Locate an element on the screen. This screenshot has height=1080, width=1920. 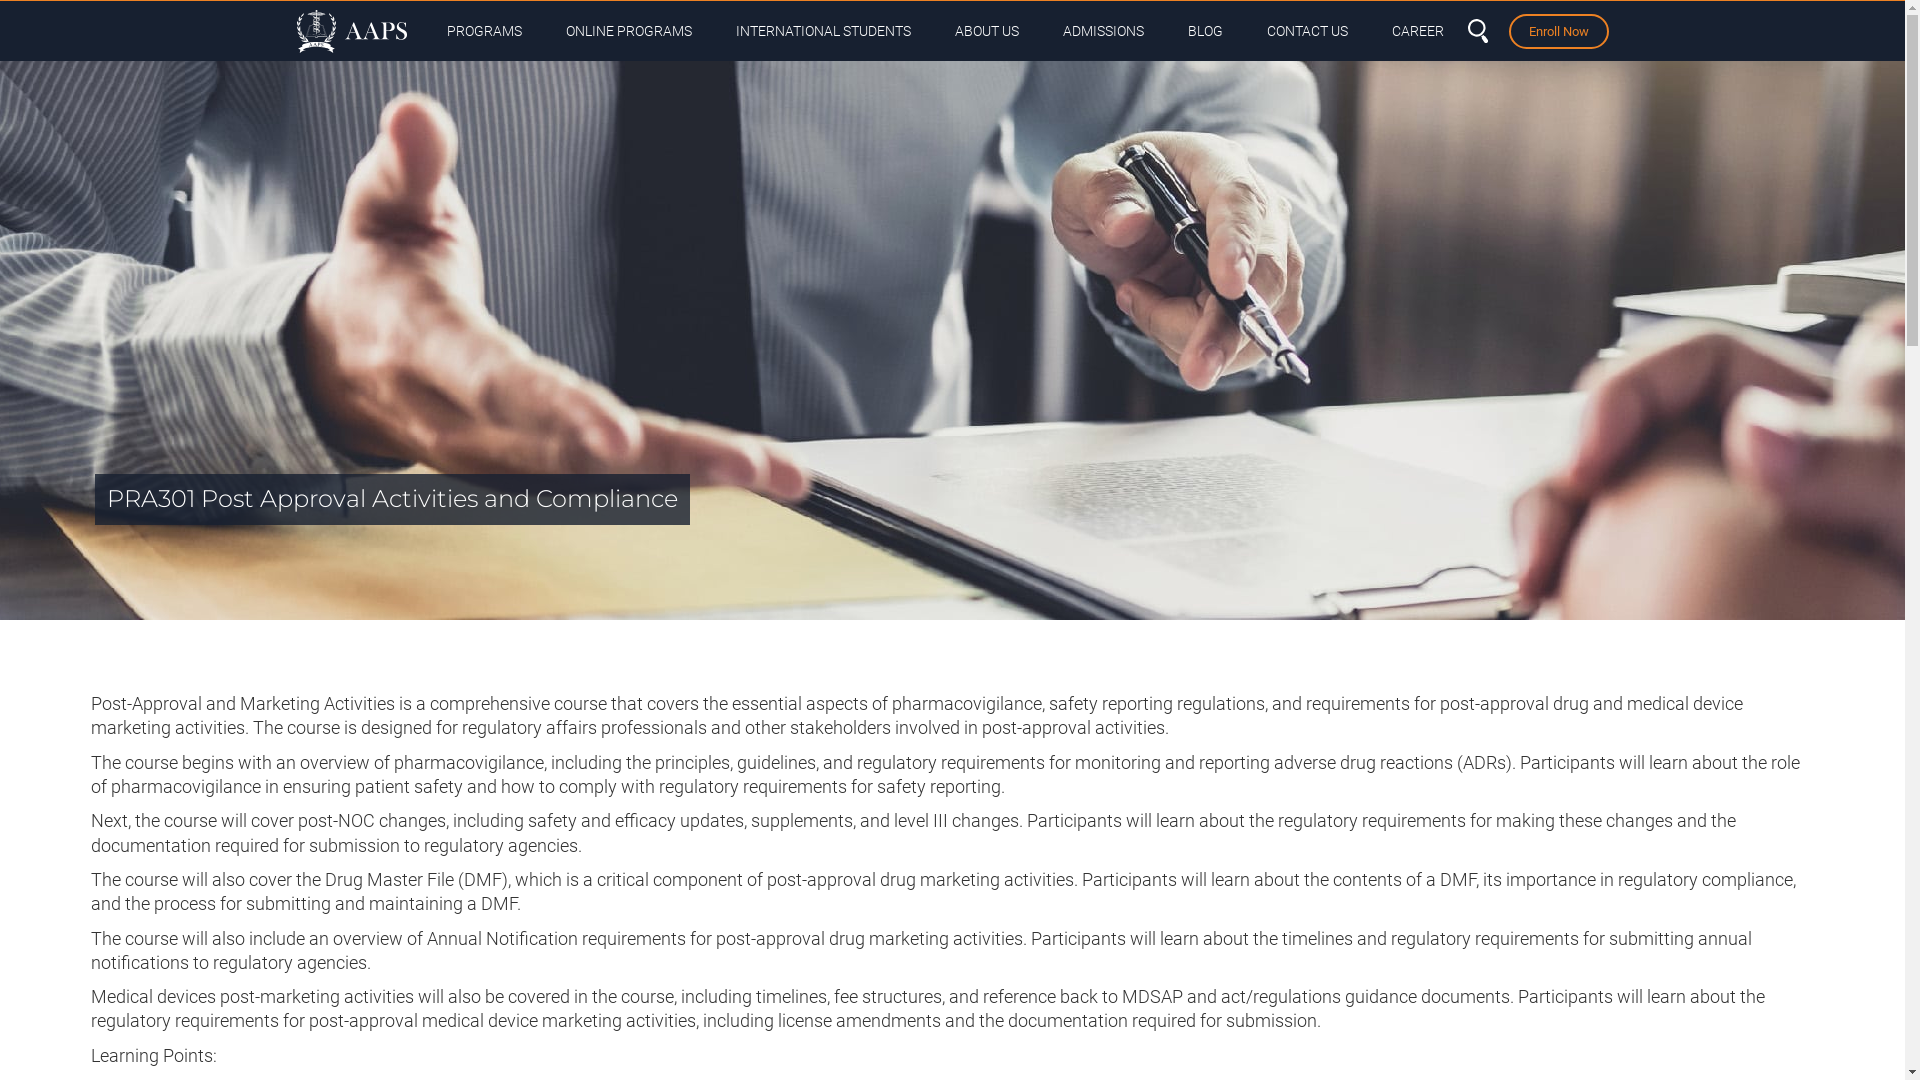
'BLOG' is located at coordinates (1204, 30).